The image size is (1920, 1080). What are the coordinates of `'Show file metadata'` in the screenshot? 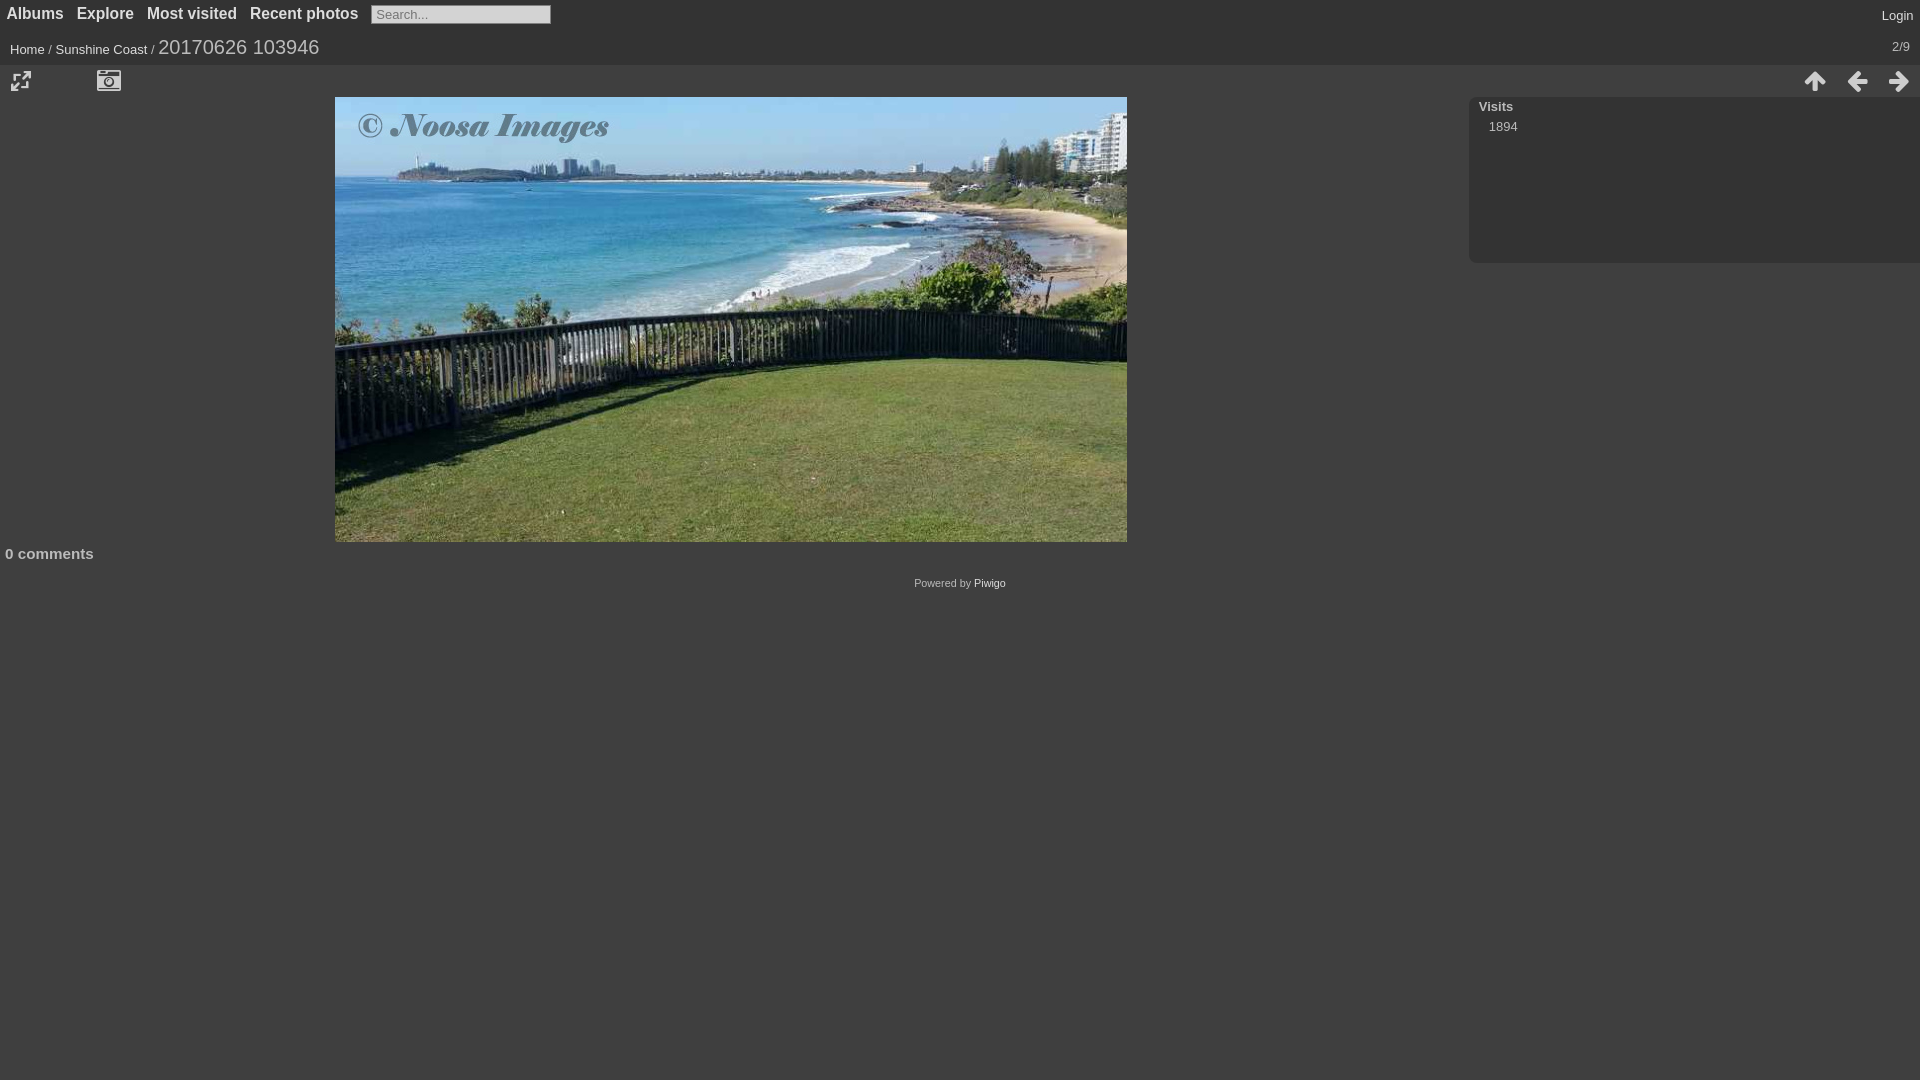 It's located at (108, 80).